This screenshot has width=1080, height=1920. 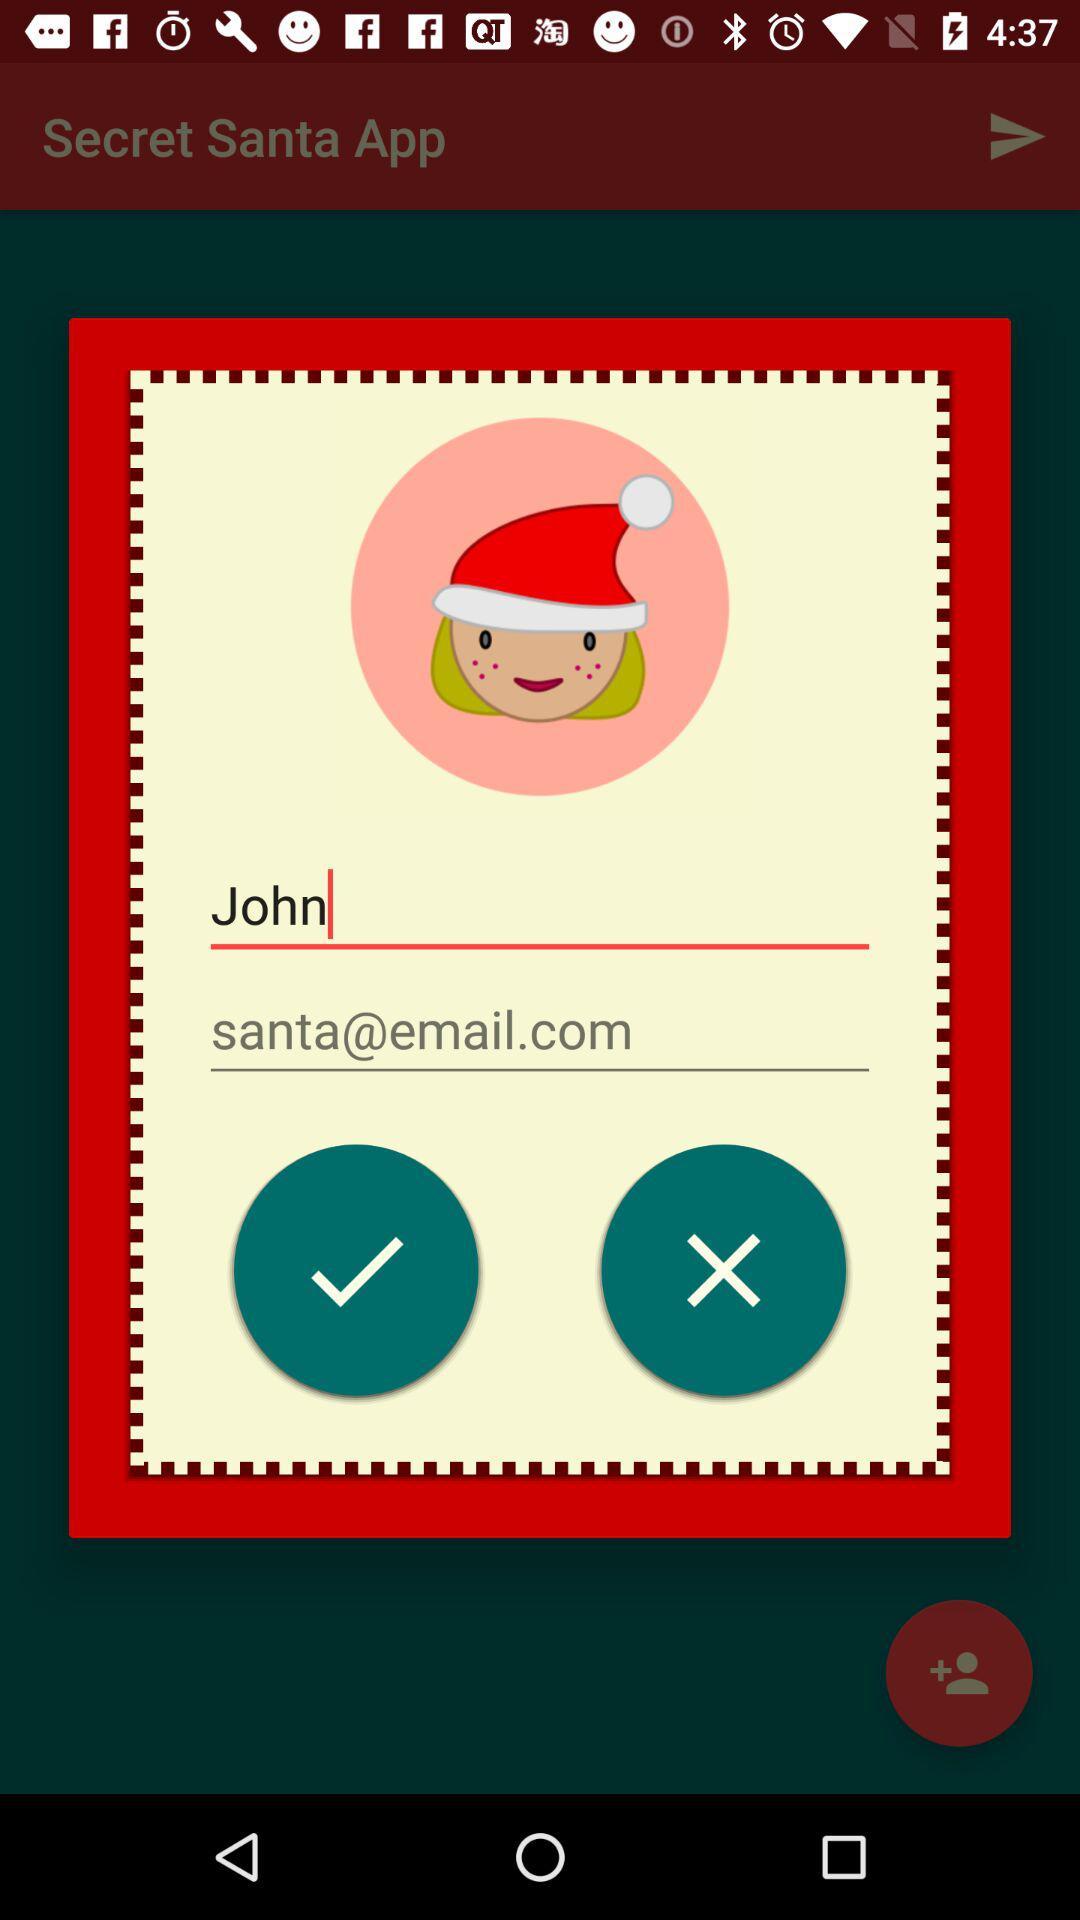 I want to click on email address field, so click(x=540, y=1029).